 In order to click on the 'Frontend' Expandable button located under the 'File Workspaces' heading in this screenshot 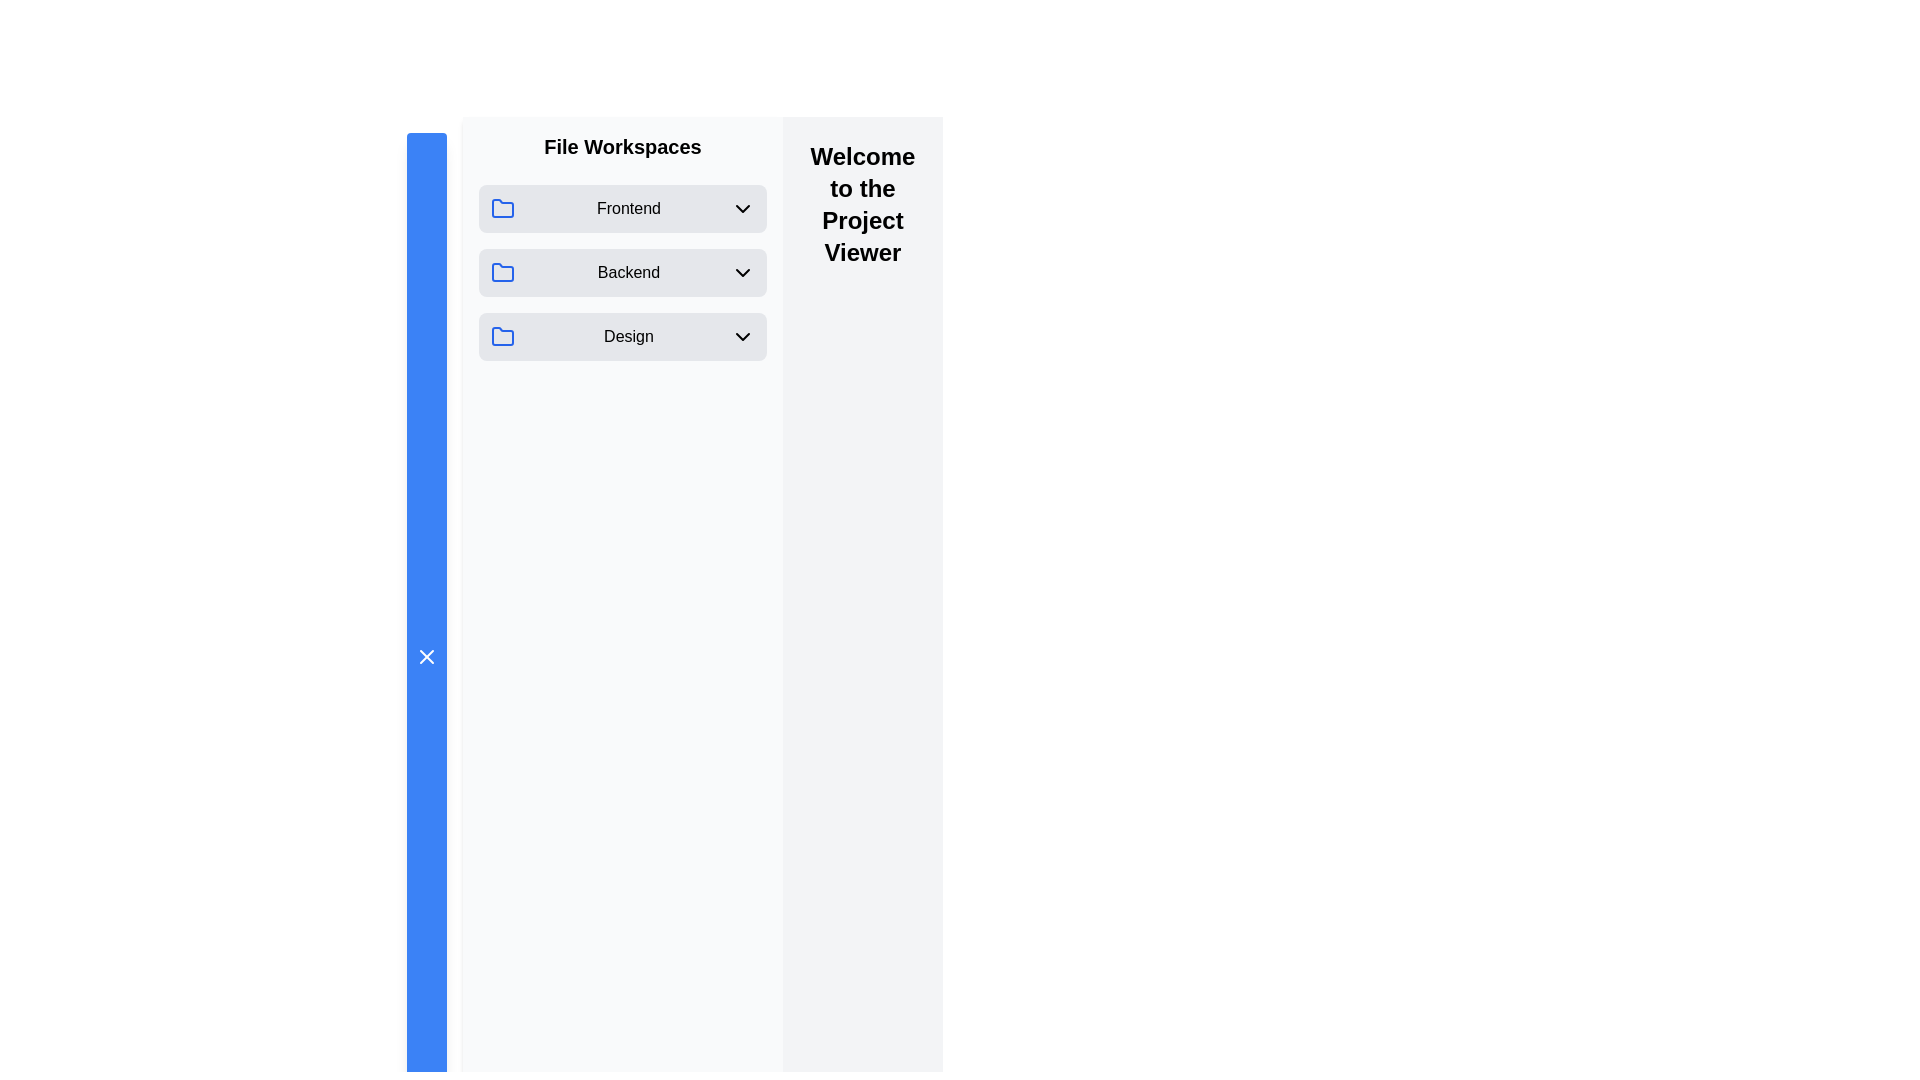, I will do `click(622, 208)`.